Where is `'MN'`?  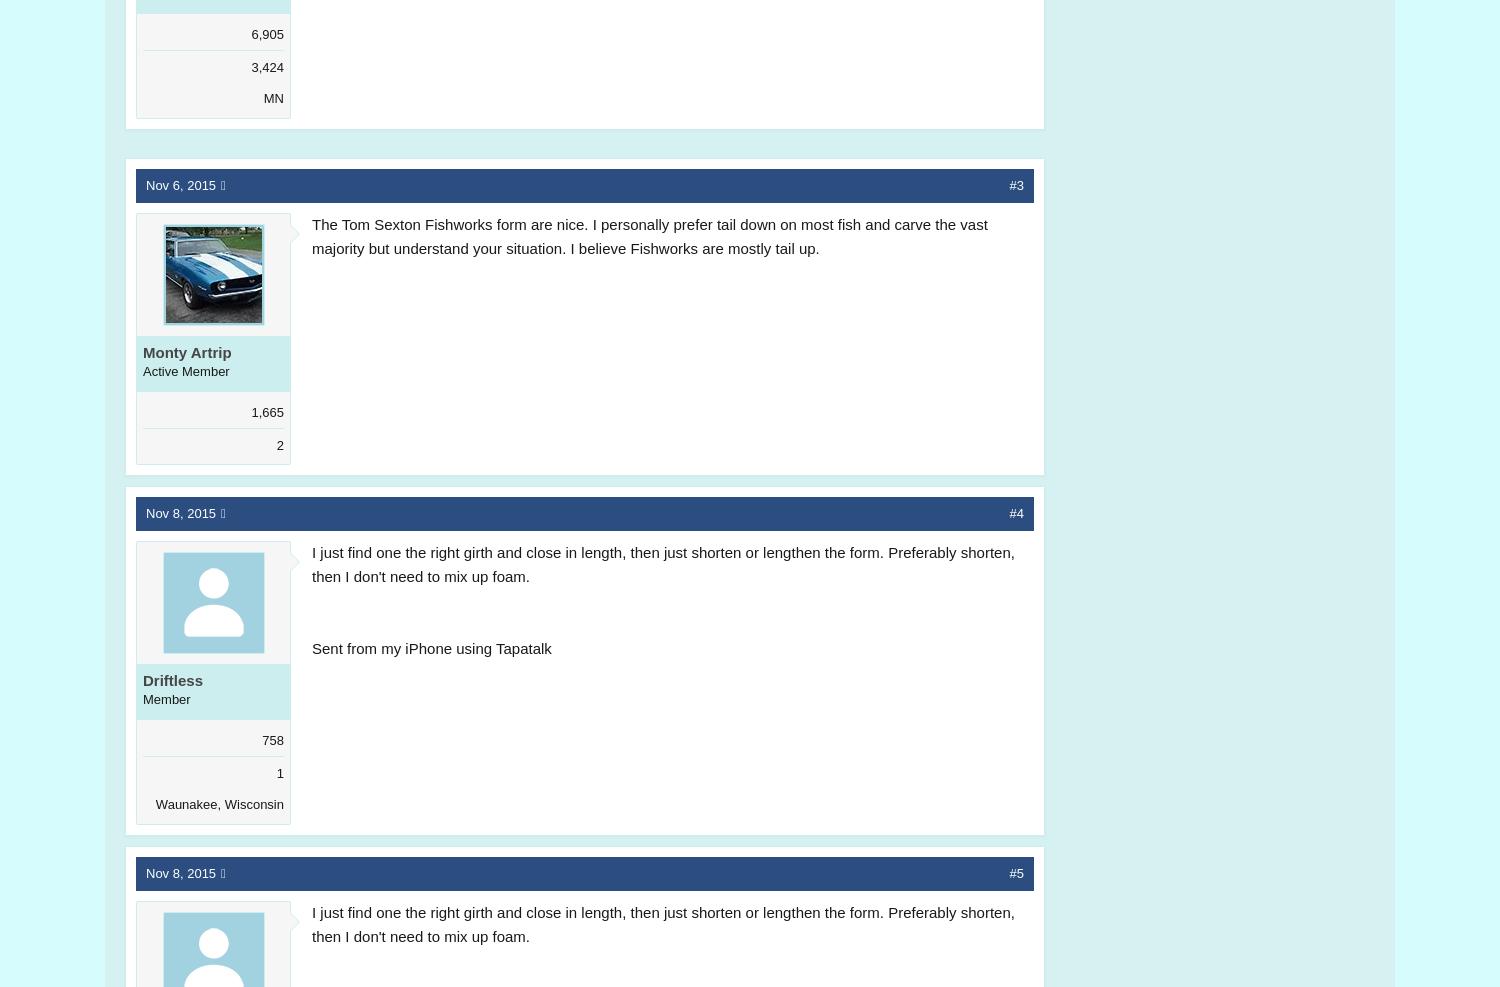 'MN' is located at coordinates (262, 98).